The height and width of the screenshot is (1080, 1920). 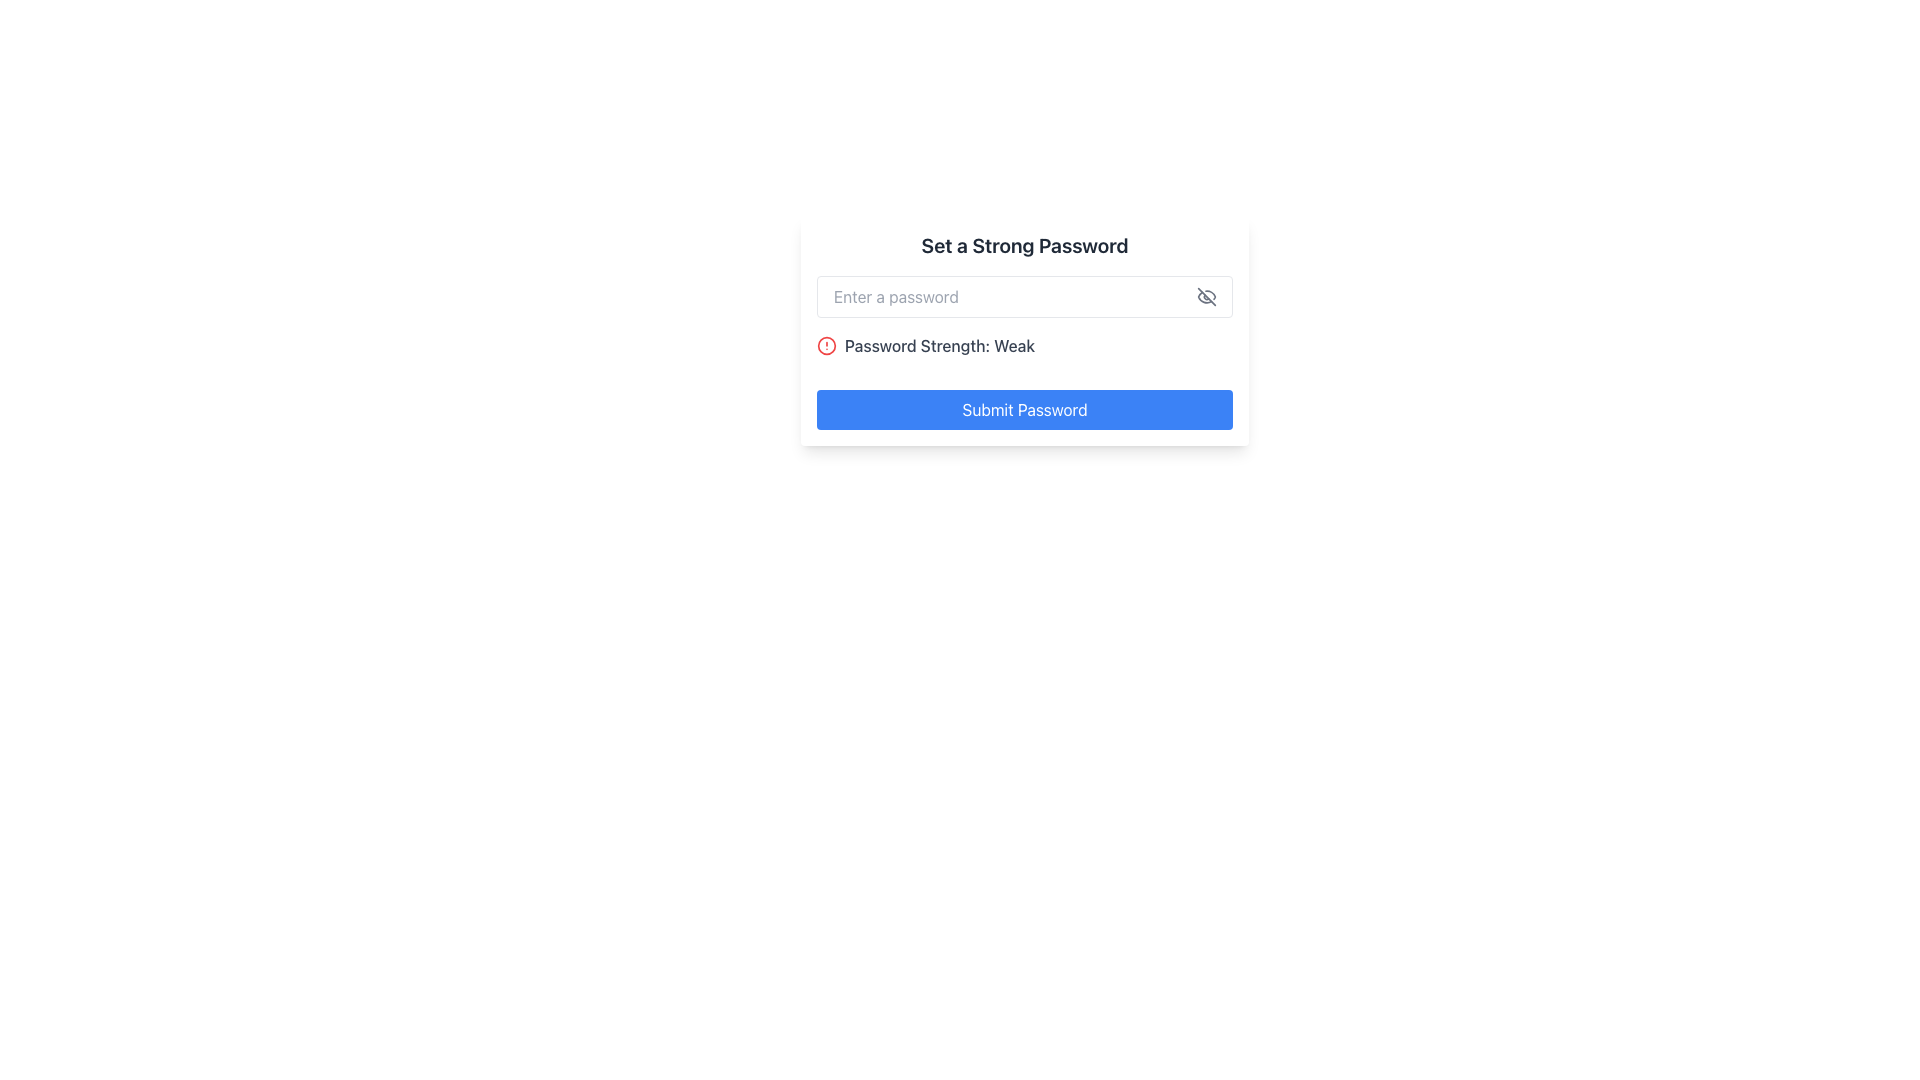 I want to click on the circular icon with a red border that indicates a weak password, located immediately to the left of the text 'Password Strength: Weak' in the form interface, so click(x=826, y=345).